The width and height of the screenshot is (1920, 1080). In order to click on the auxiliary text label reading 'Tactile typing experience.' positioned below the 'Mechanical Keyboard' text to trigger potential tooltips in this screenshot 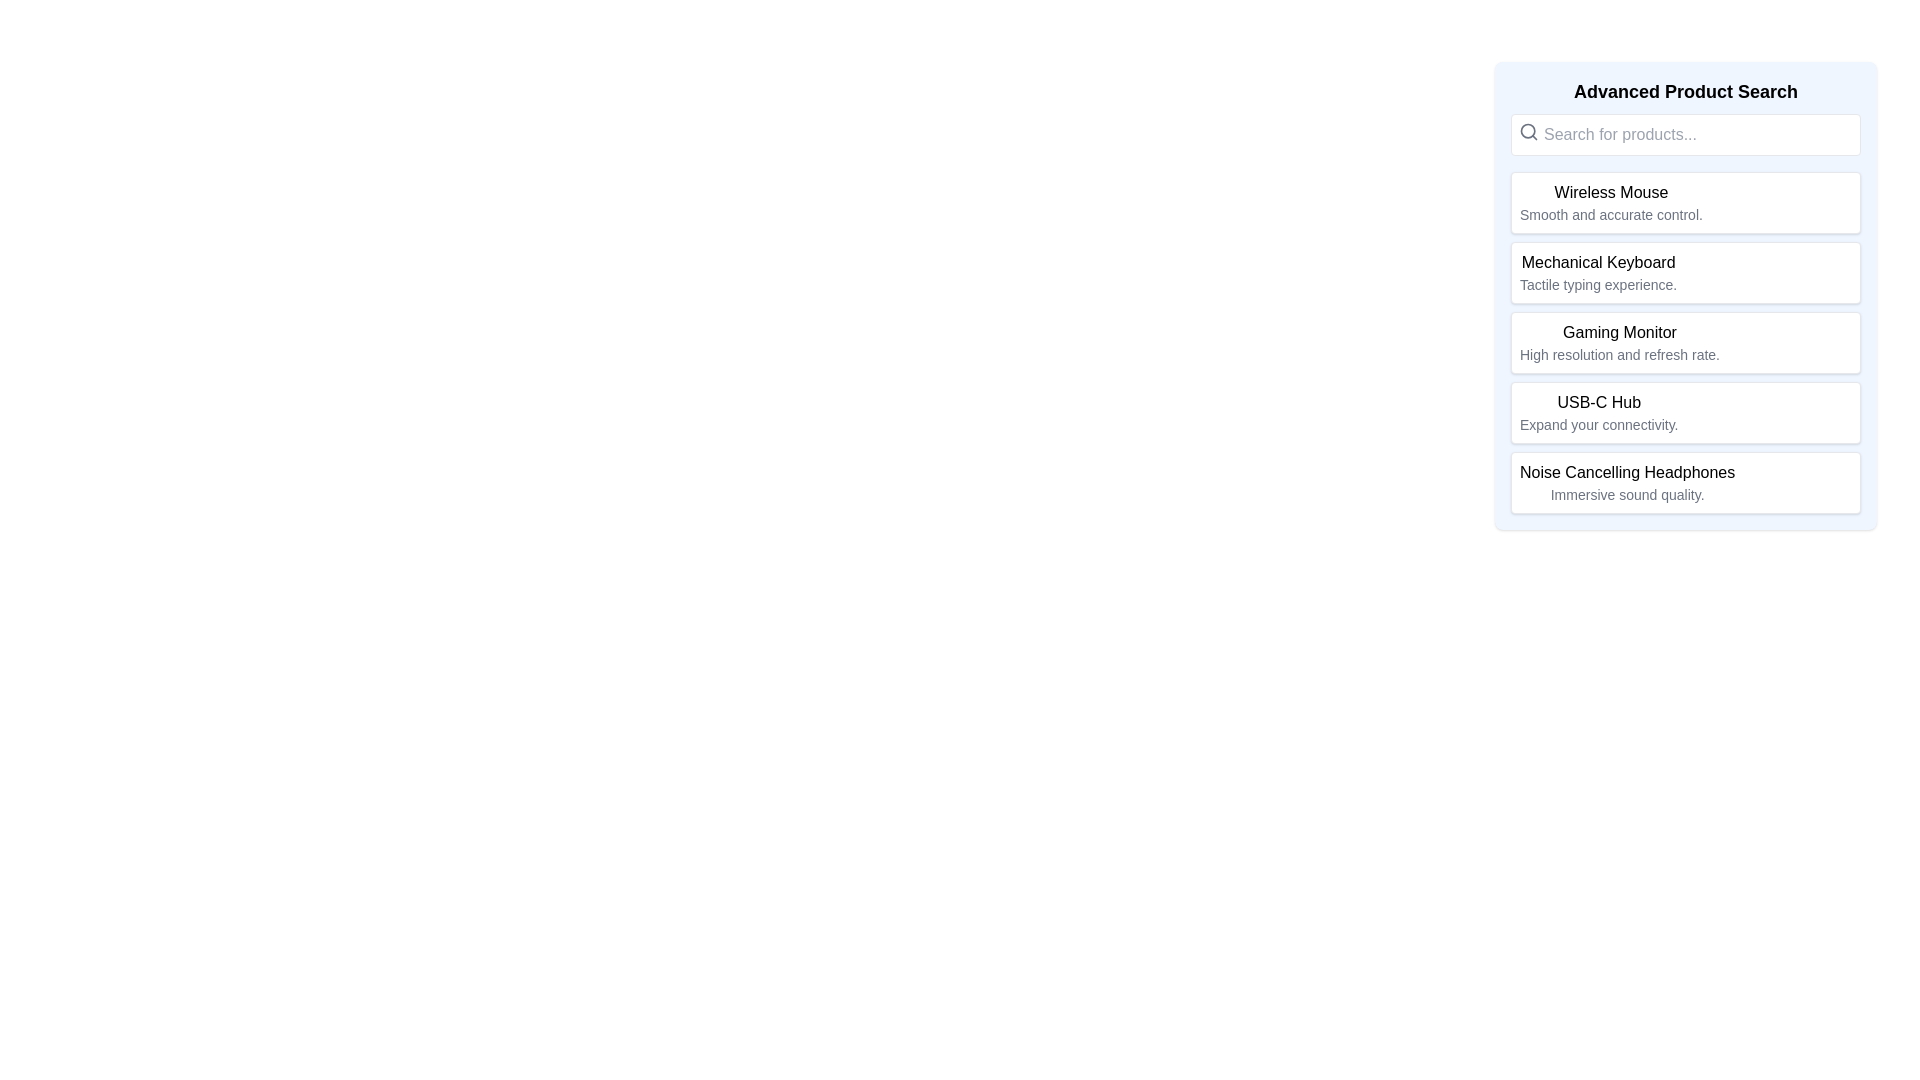, I will do `click(1597, 285)`.